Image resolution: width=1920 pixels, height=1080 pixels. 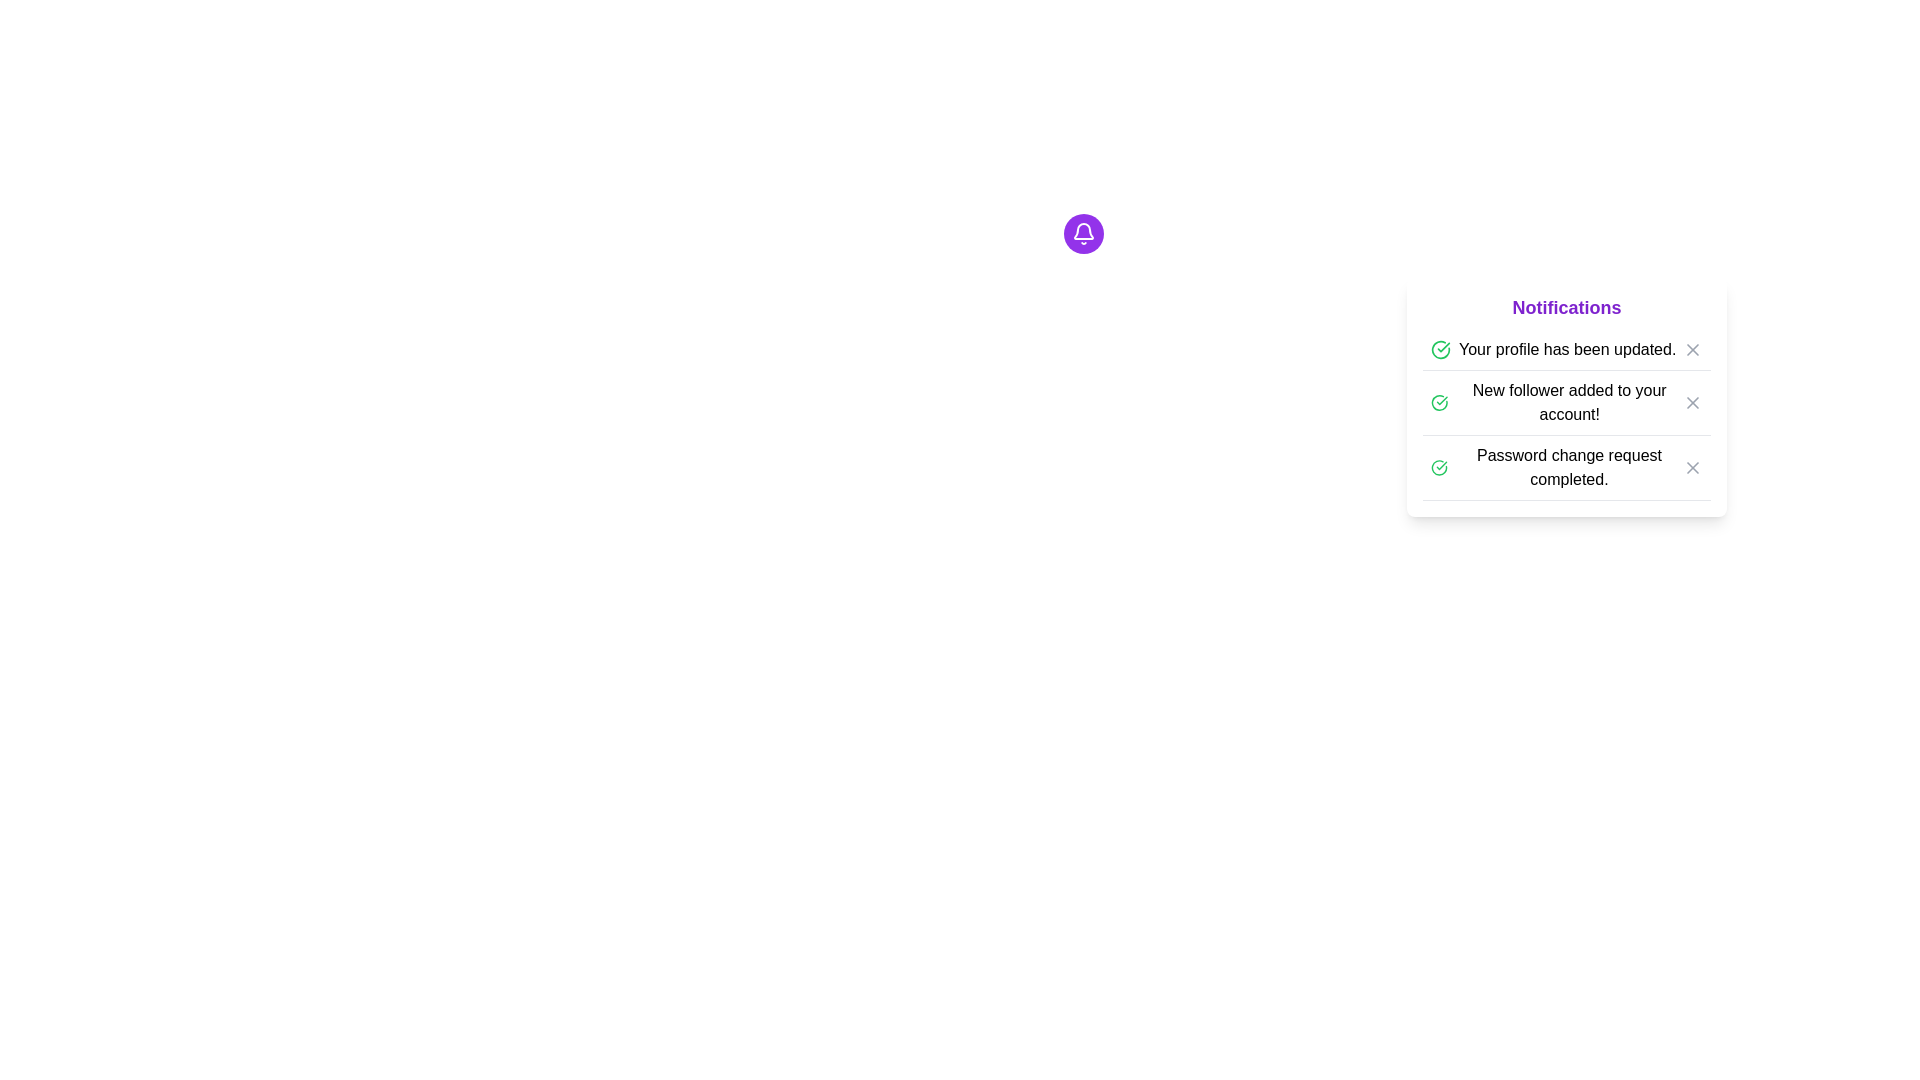 What do you see at coordinates (1566, 349) in the screenshot?
I see `the Text Label that reads 'Your profile has been updated.'` at bounding box center [1566, 349].